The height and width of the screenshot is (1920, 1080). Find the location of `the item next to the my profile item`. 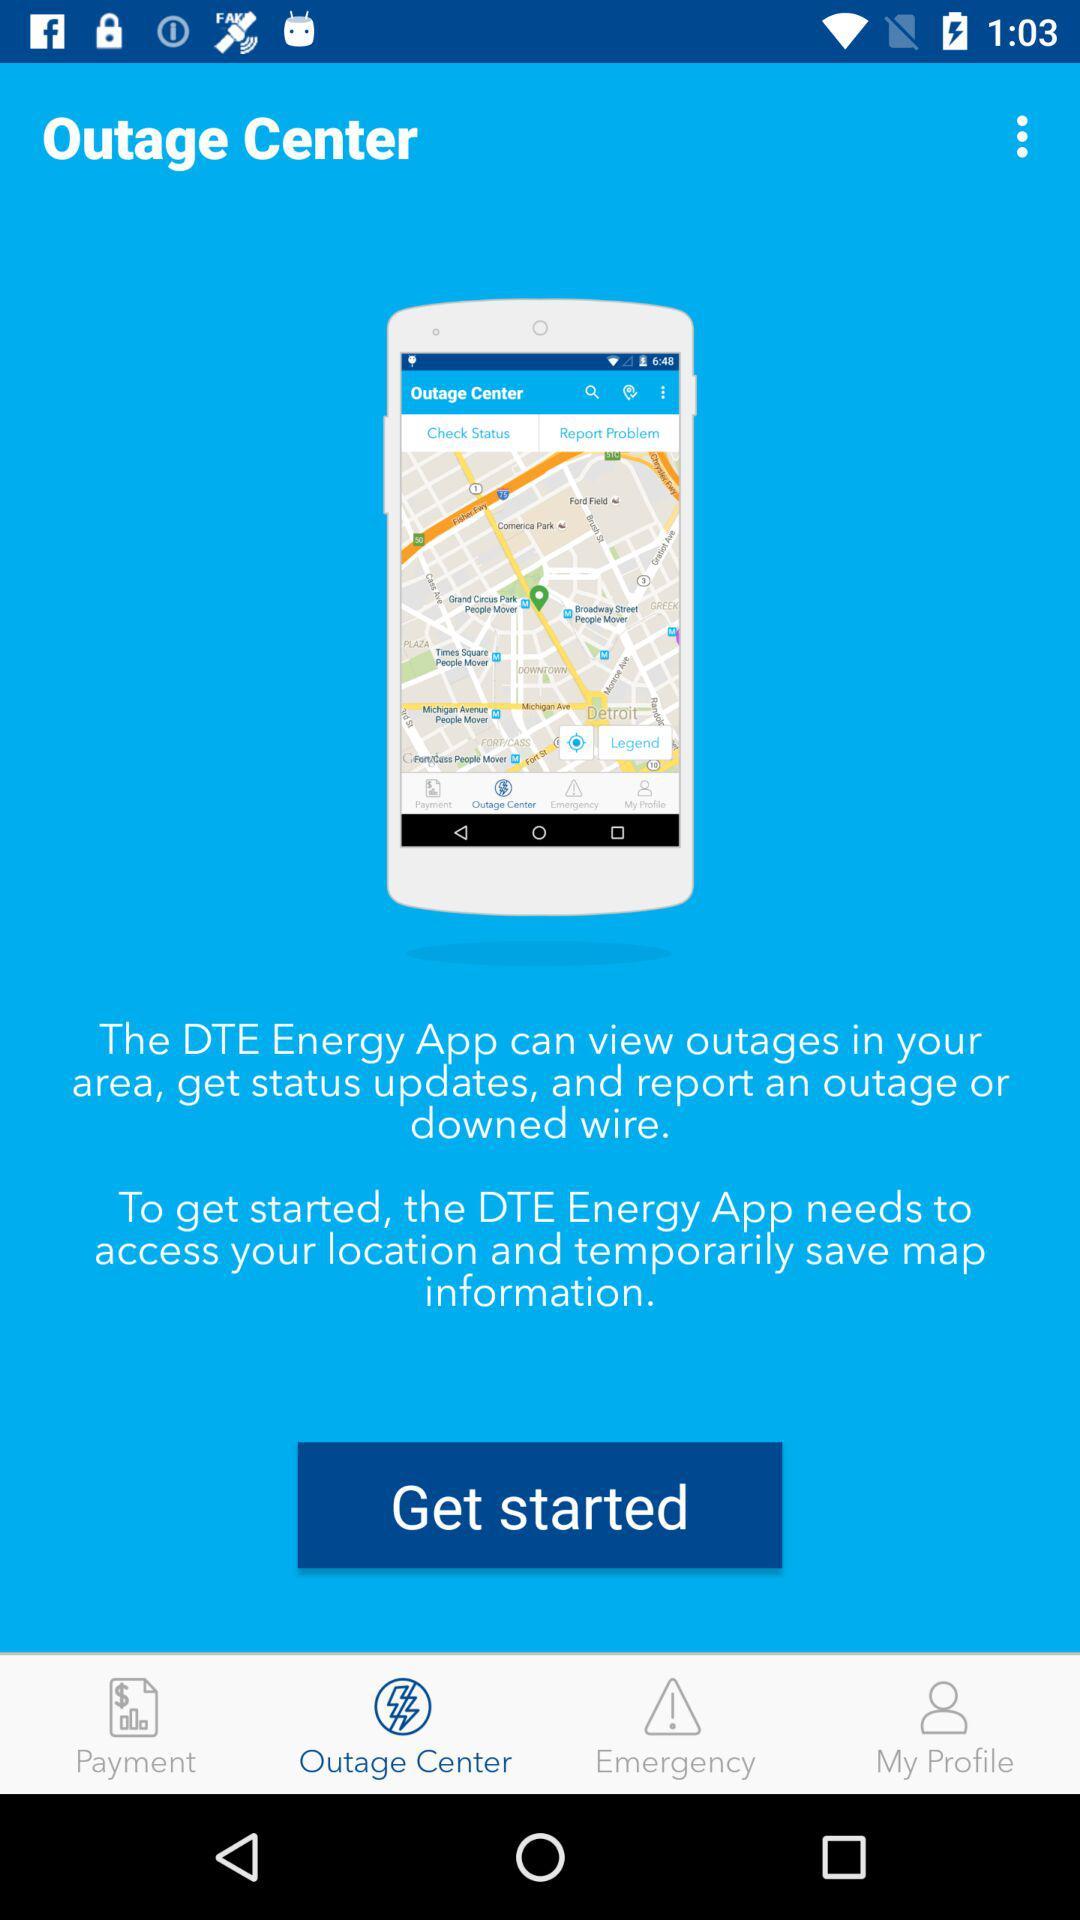

the item next to the my profile item is located at coordinates (675, 1723).